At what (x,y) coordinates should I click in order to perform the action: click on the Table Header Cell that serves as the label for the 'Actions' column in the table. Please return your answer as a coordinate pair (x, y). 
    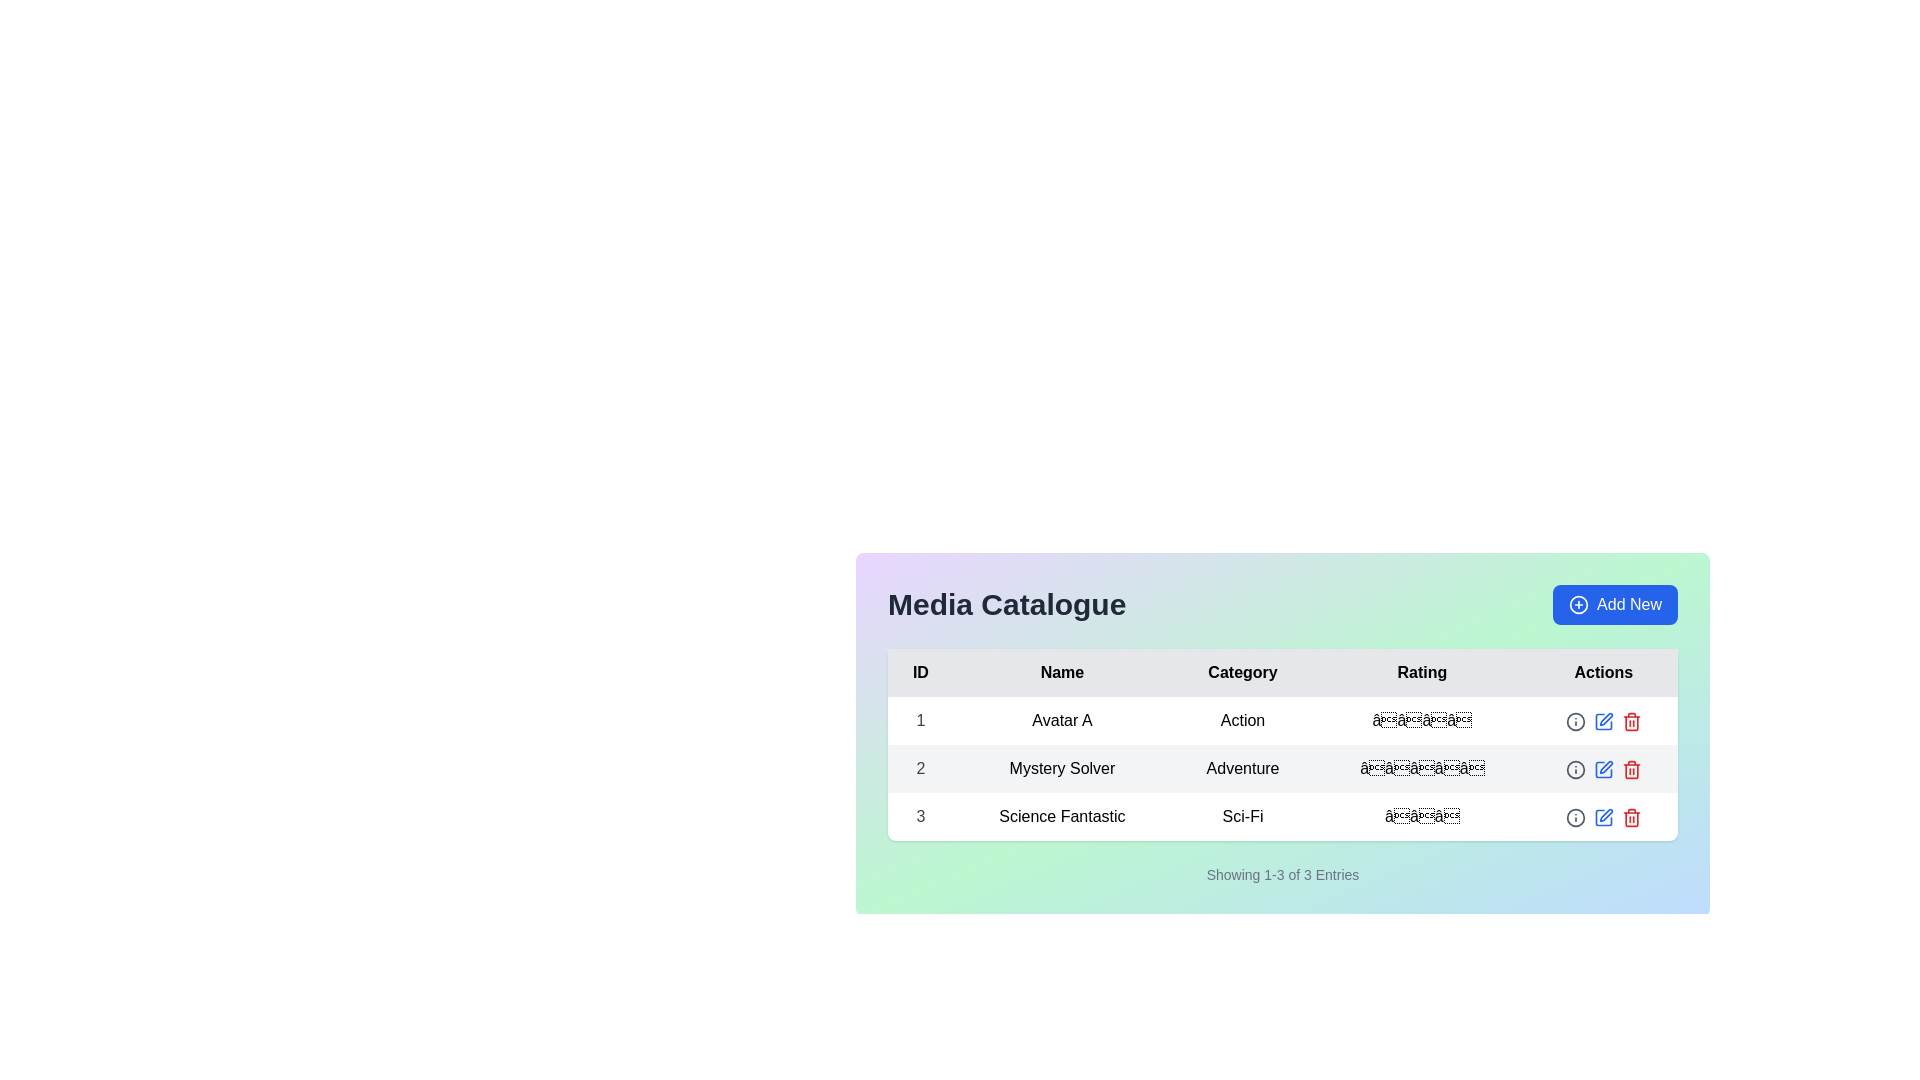
    Looking at the image, I should click on (1603, 672).